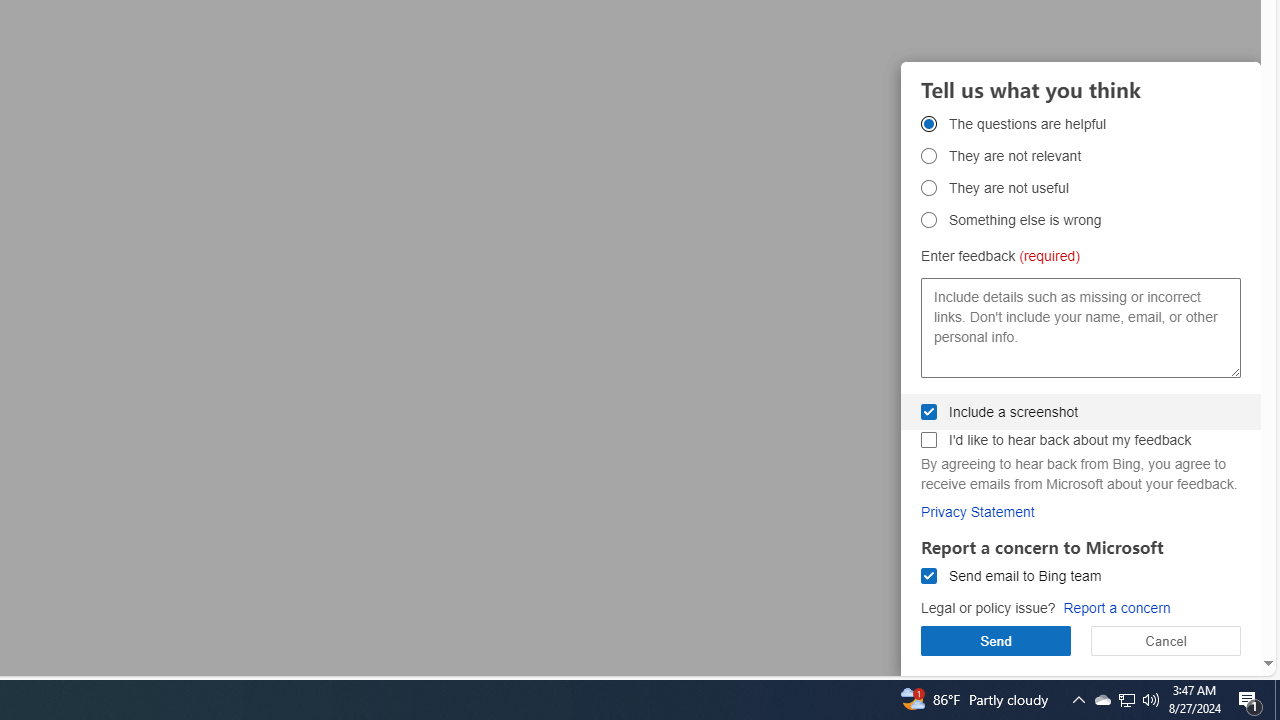 This screenshot has height=720, width=1280. Describe the element at coordinates (928, 576) in the screenshot. I see `'Send email to Bing team Send email to Bing team'` at that location.